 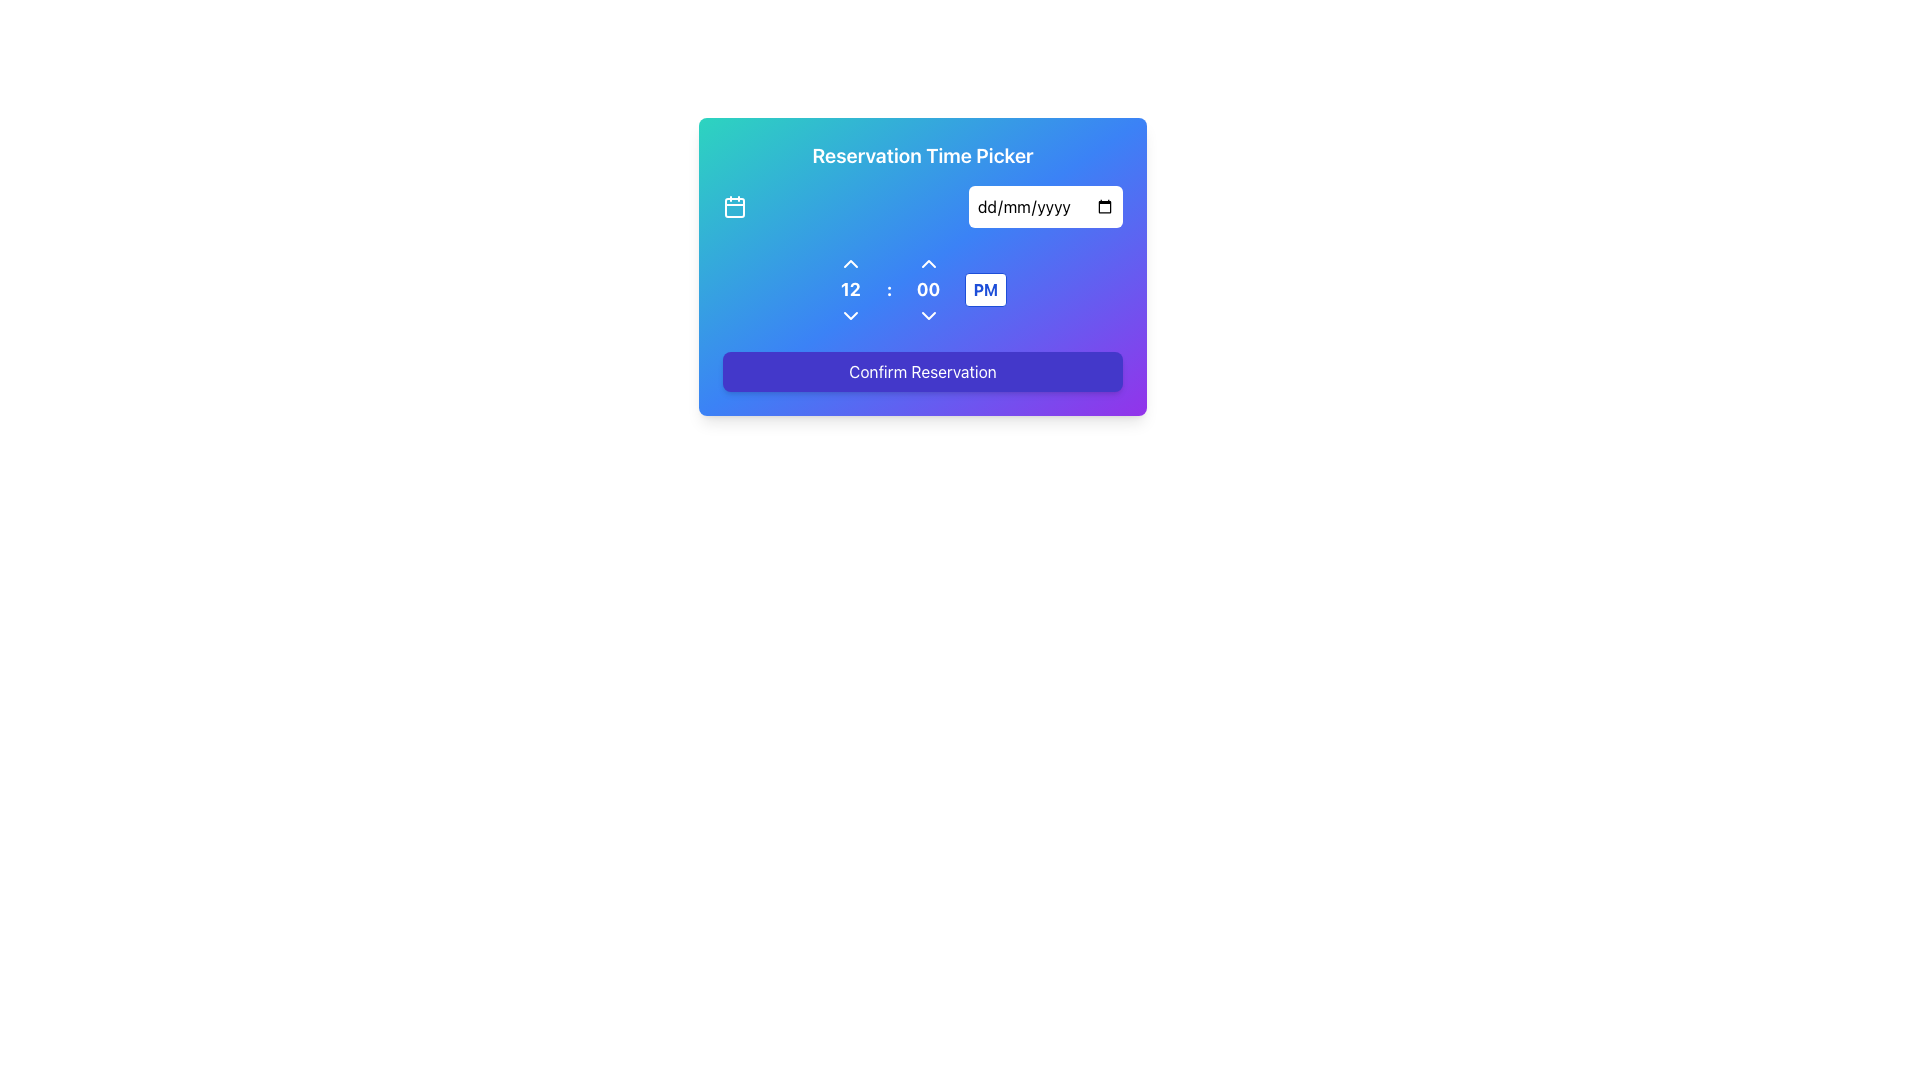 What do you see at coordinates (921, 207) in the screenshot?
I see `the interactive button of the Date Picker Interface located in the 'Reservation Time Picker' section` at bounding box center [921, 207].